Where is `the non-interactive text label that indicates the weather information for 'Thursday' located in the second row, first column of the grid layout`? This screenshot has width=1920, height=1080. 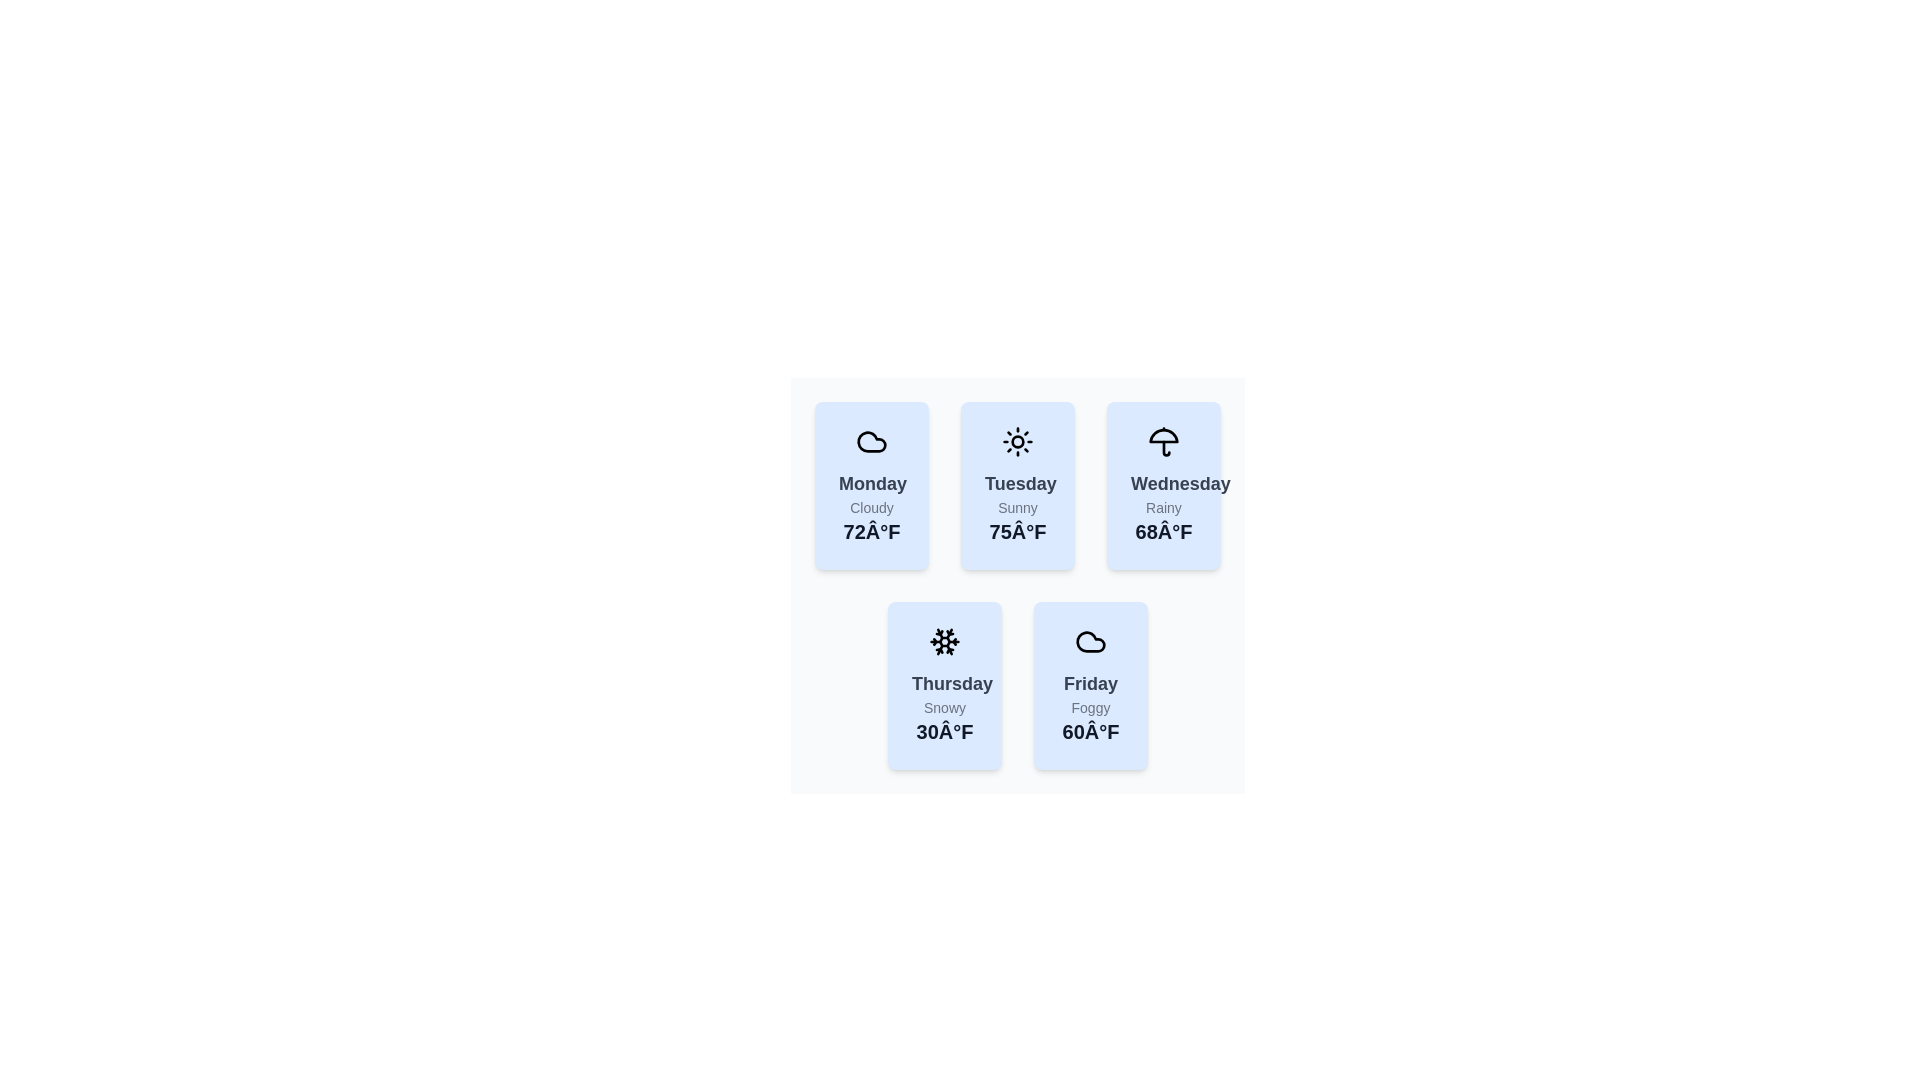
the non-interactive text label that indicates the weather information for 'Thursday' located in the second row, first column of the grid layout is located at coordinates (944, 682).